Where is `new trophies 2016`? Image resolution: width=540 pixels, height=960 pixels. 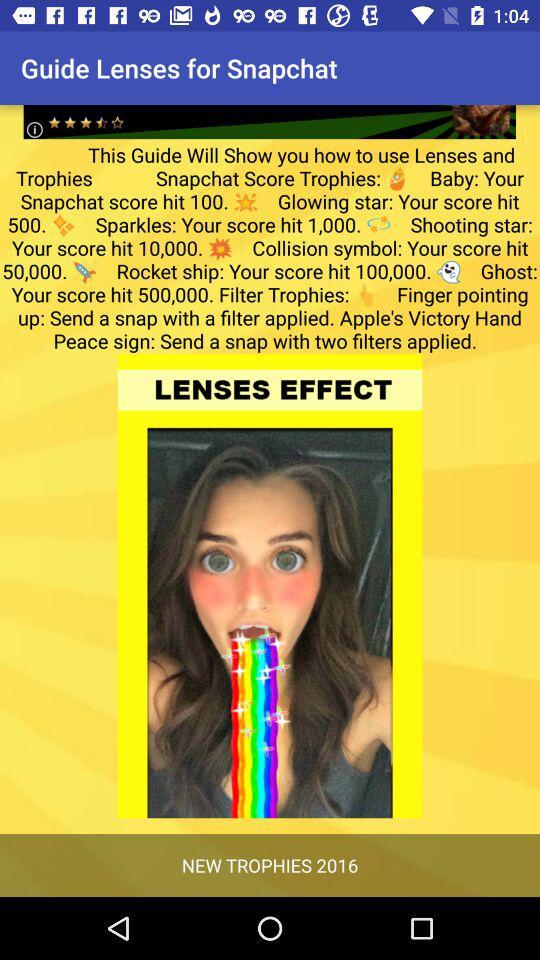
new trophies 2016 is located at coordinates (270, 864).